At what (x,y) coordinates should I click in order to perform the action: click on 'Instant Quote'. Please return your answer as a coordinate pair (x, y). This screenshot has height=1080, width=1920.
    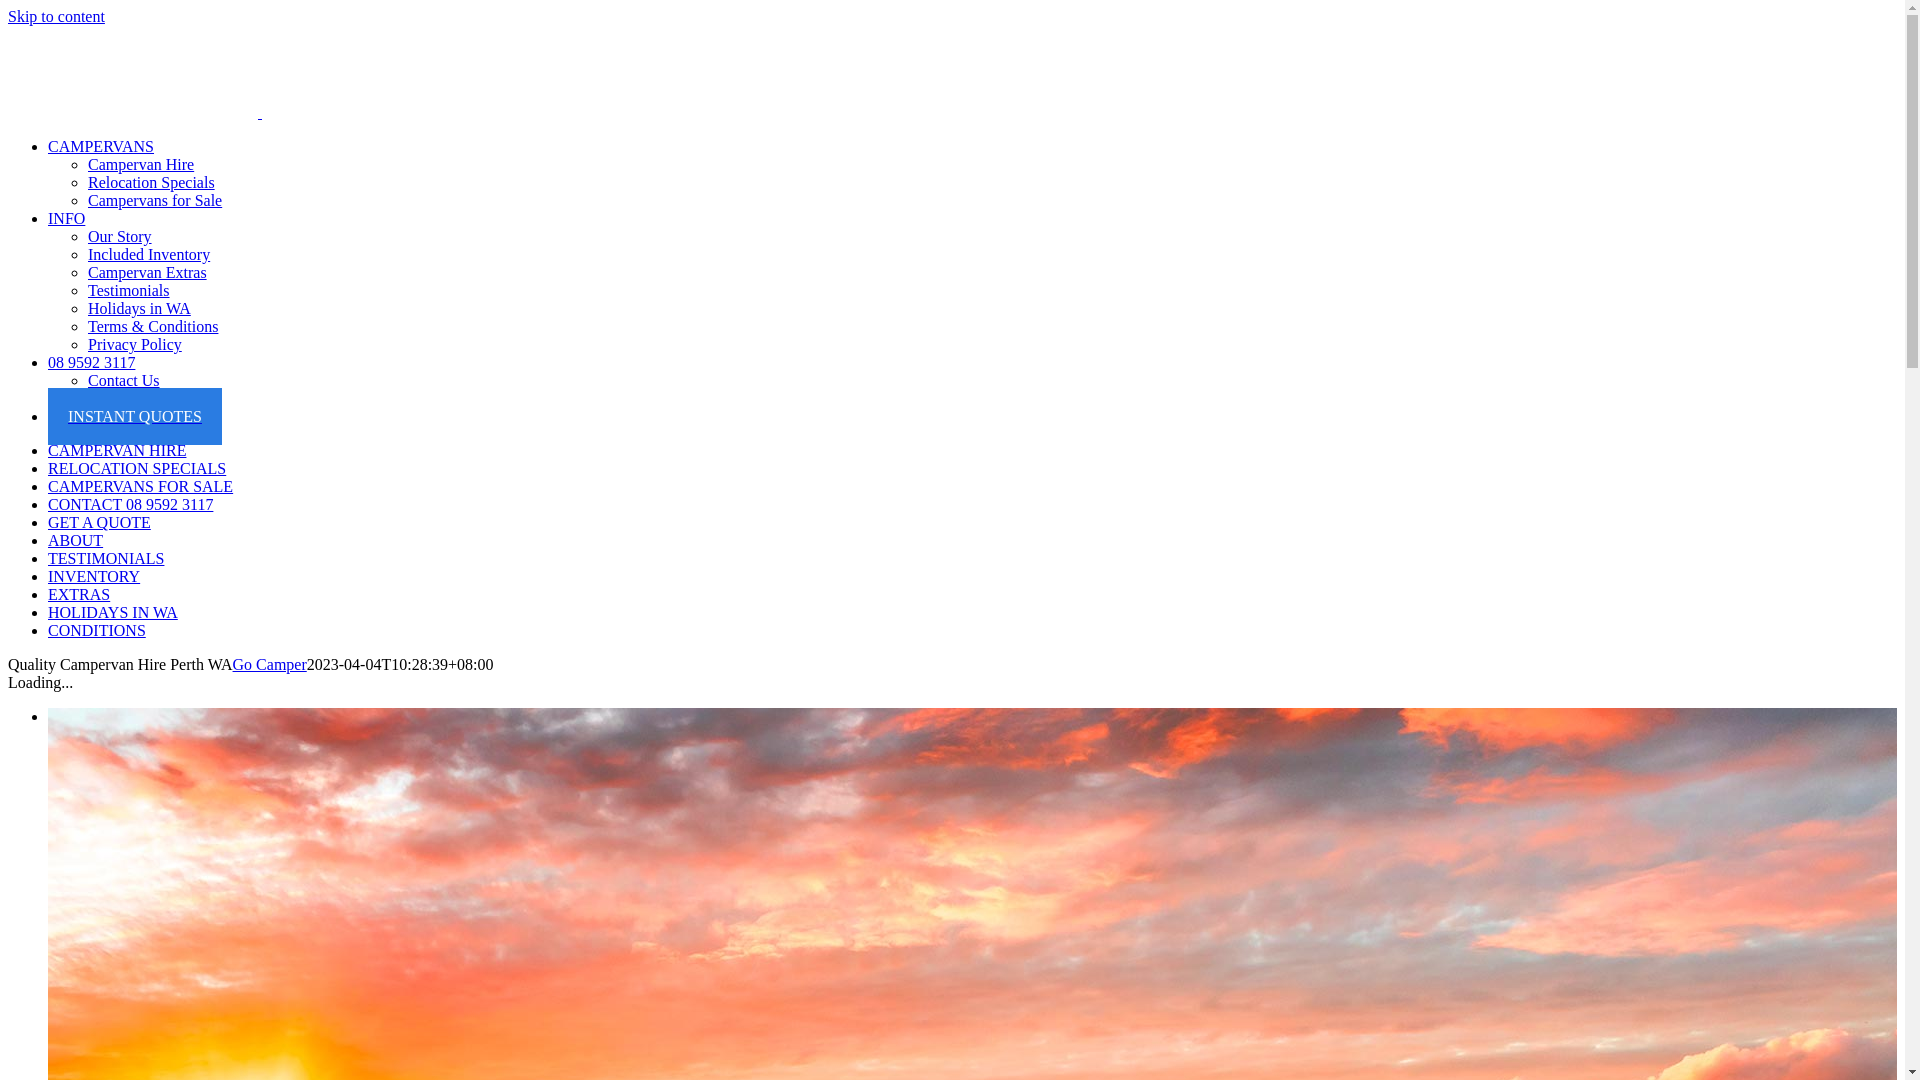
    Looking at the image, I should click on (86, 398).